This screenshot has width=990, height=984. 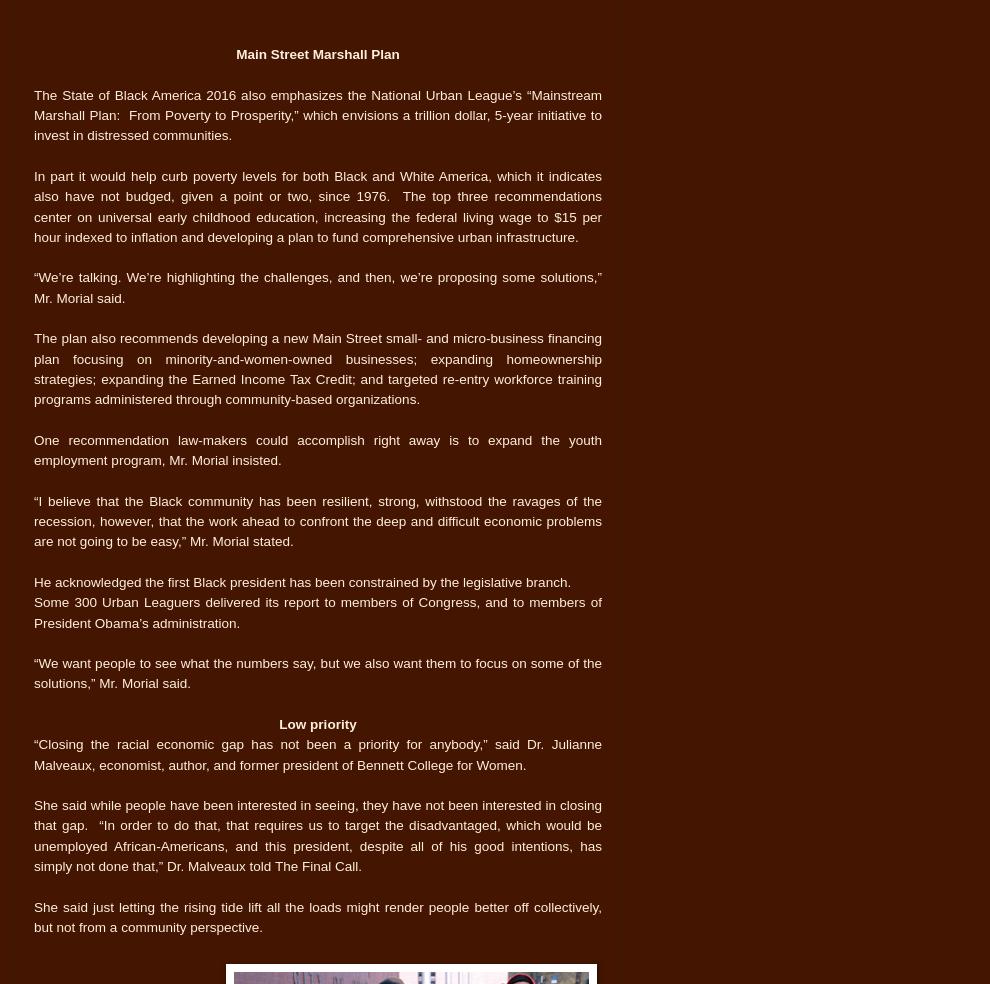 I want to click on 'The State of Black America 2016 also emphasizes the National Urban League’s “Mainstream Marshall Plan:  From Poverty to Prosperity,” which envisions a trillion dollar, 5-year initiative to invest in distressed communities.', so click(x=32, y=114).